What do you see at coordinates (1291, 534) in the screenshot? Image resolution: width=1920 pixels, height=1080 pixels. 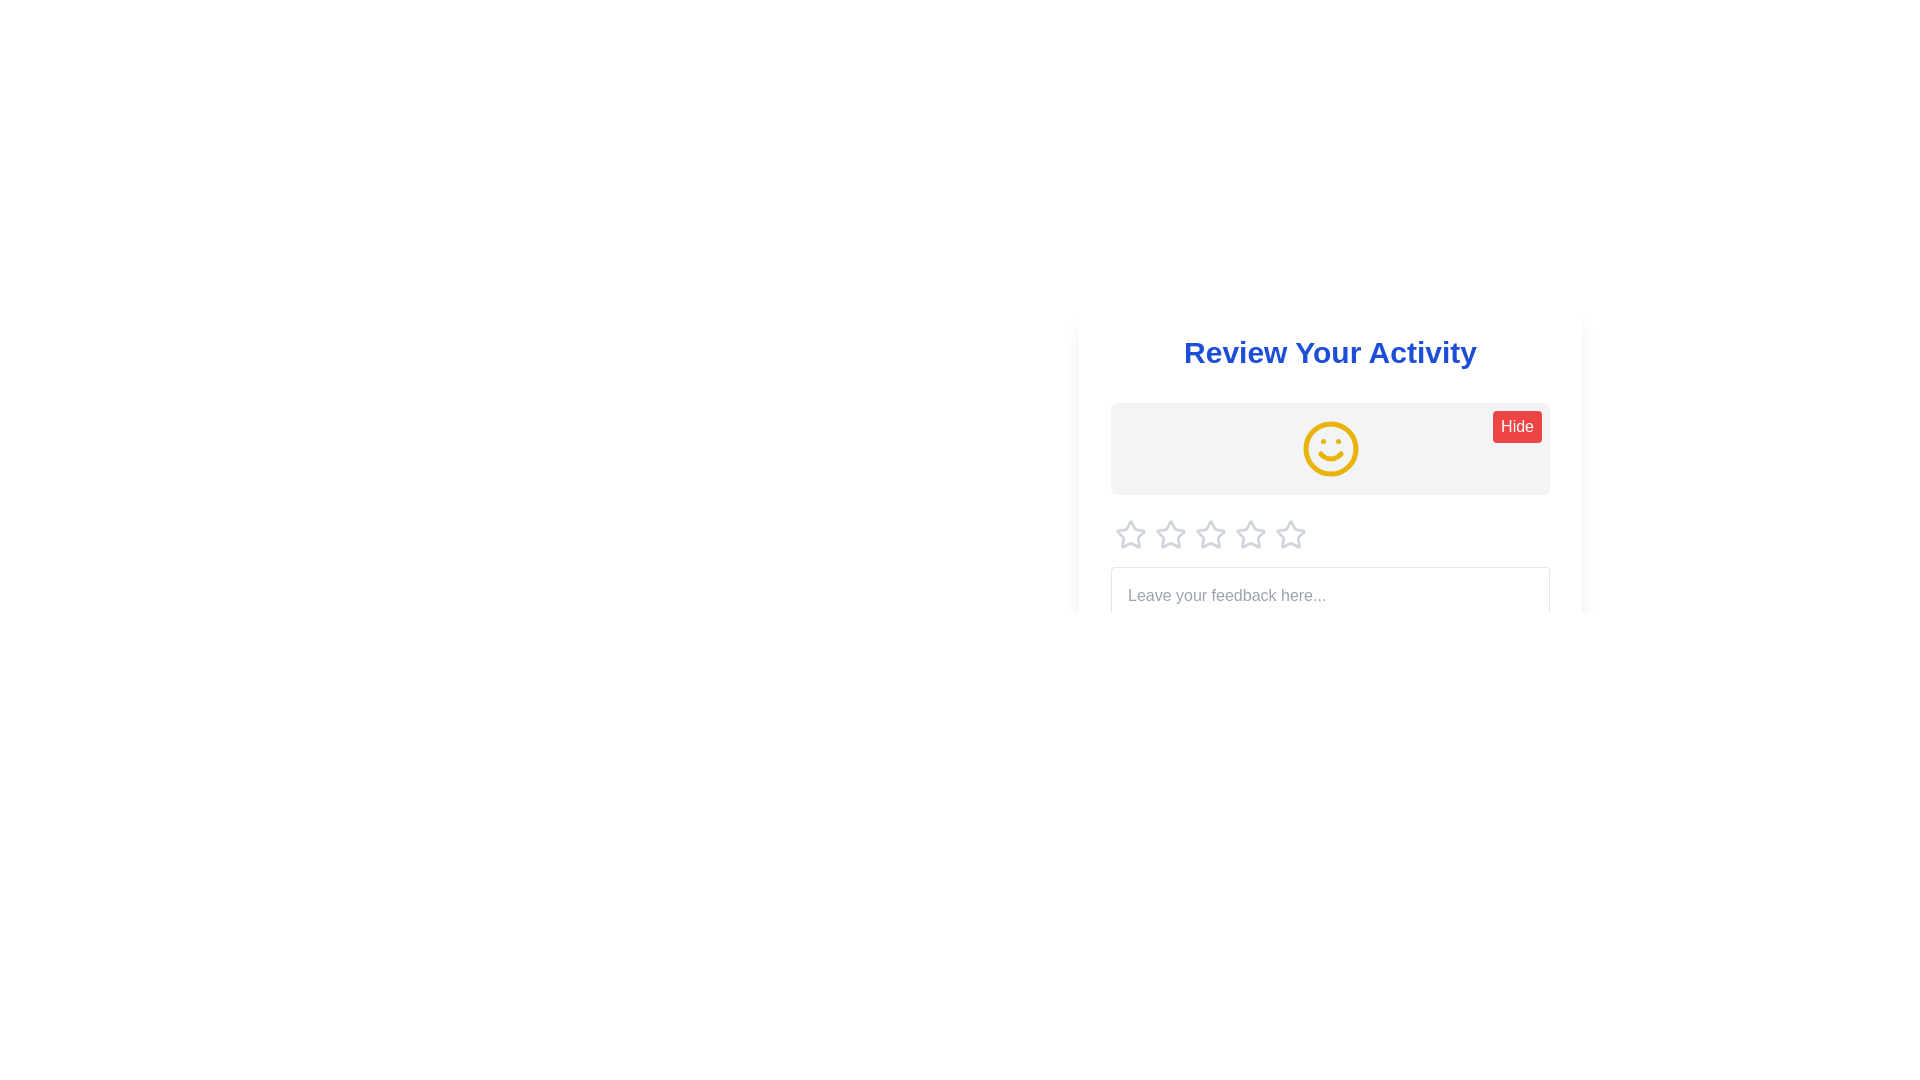 I see `the rating to 5 stars by clicking on the corresponding star` at bounding box center [1291, 534].